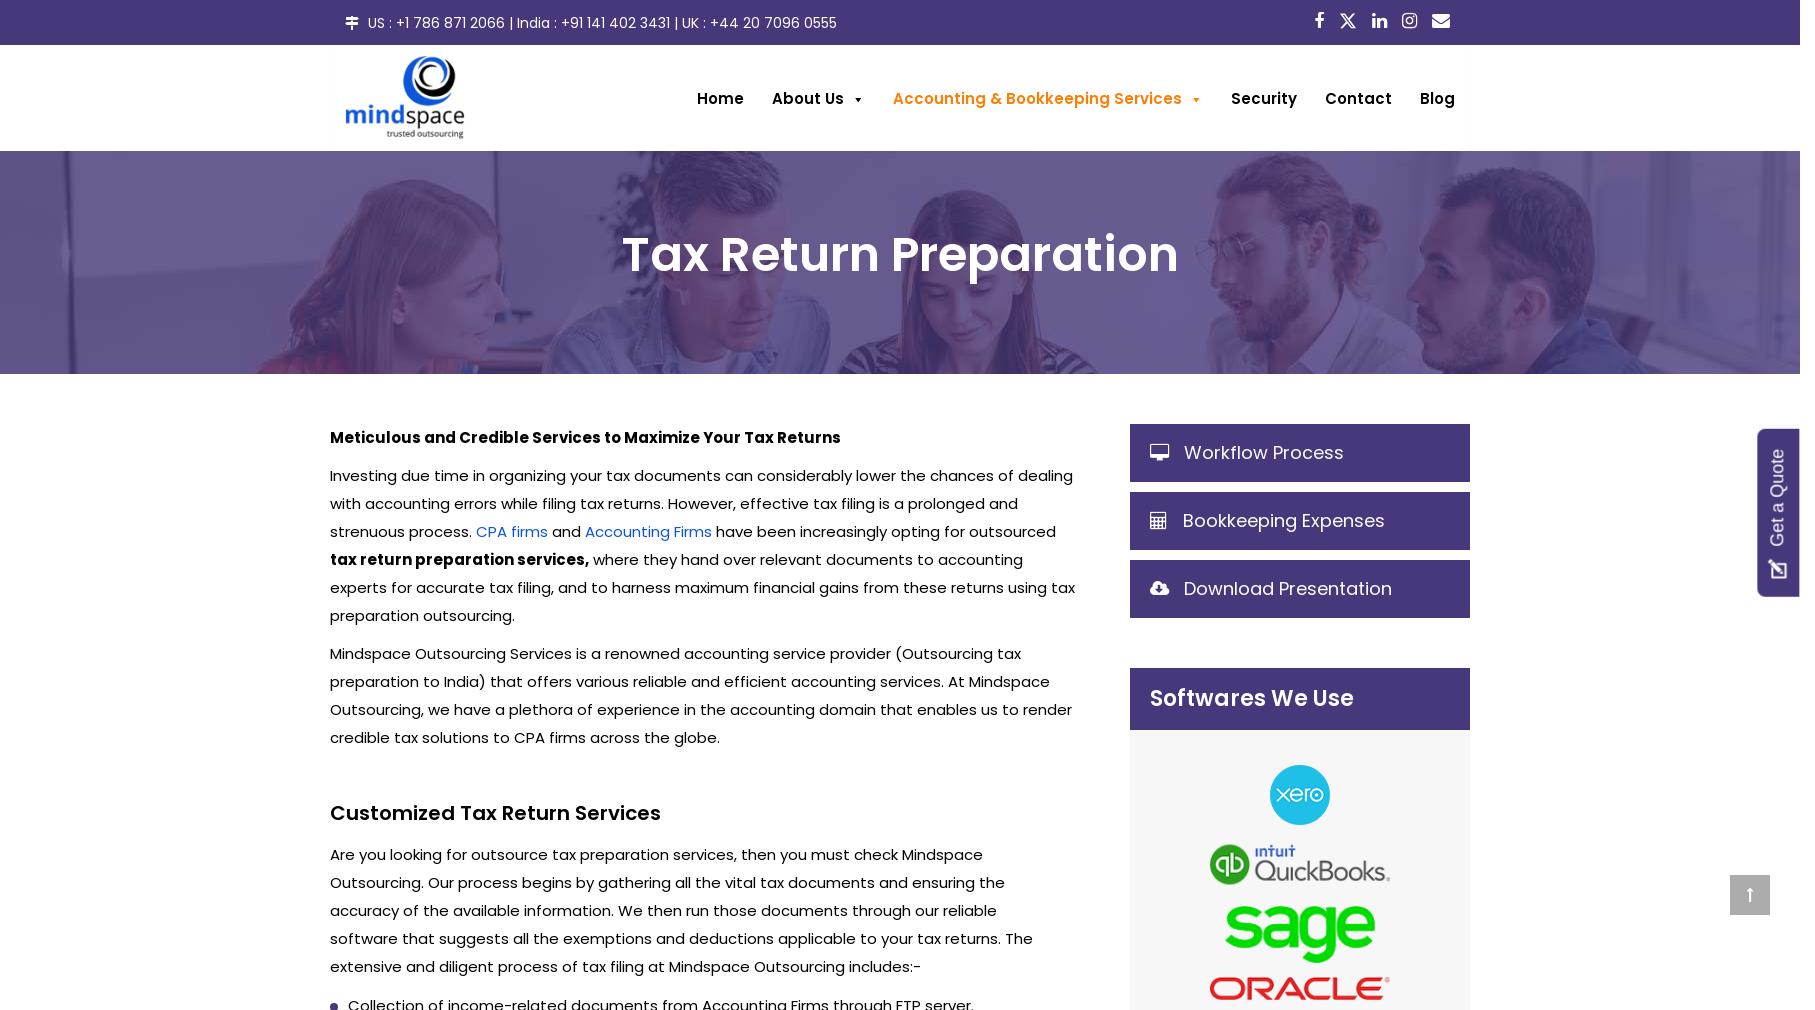 Image resolution: width=1815 pixels, height=1010 pixels. Describe the element at coordinates (328, 436) in the screenshot. I see `'Meticulous and Credible Services to Maximize Your Tax Returns'` at that location.